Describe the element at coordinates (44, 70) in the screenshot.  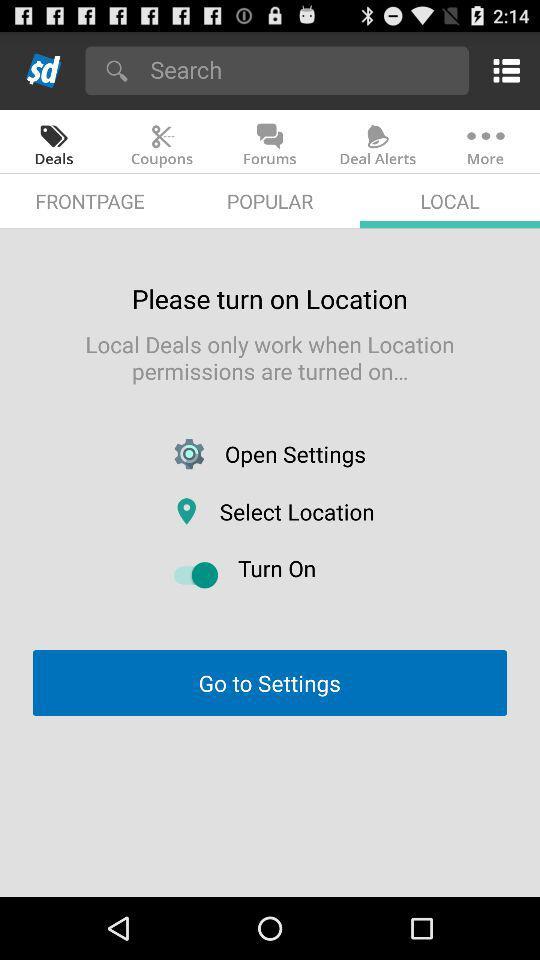
I see `main page` at that location.